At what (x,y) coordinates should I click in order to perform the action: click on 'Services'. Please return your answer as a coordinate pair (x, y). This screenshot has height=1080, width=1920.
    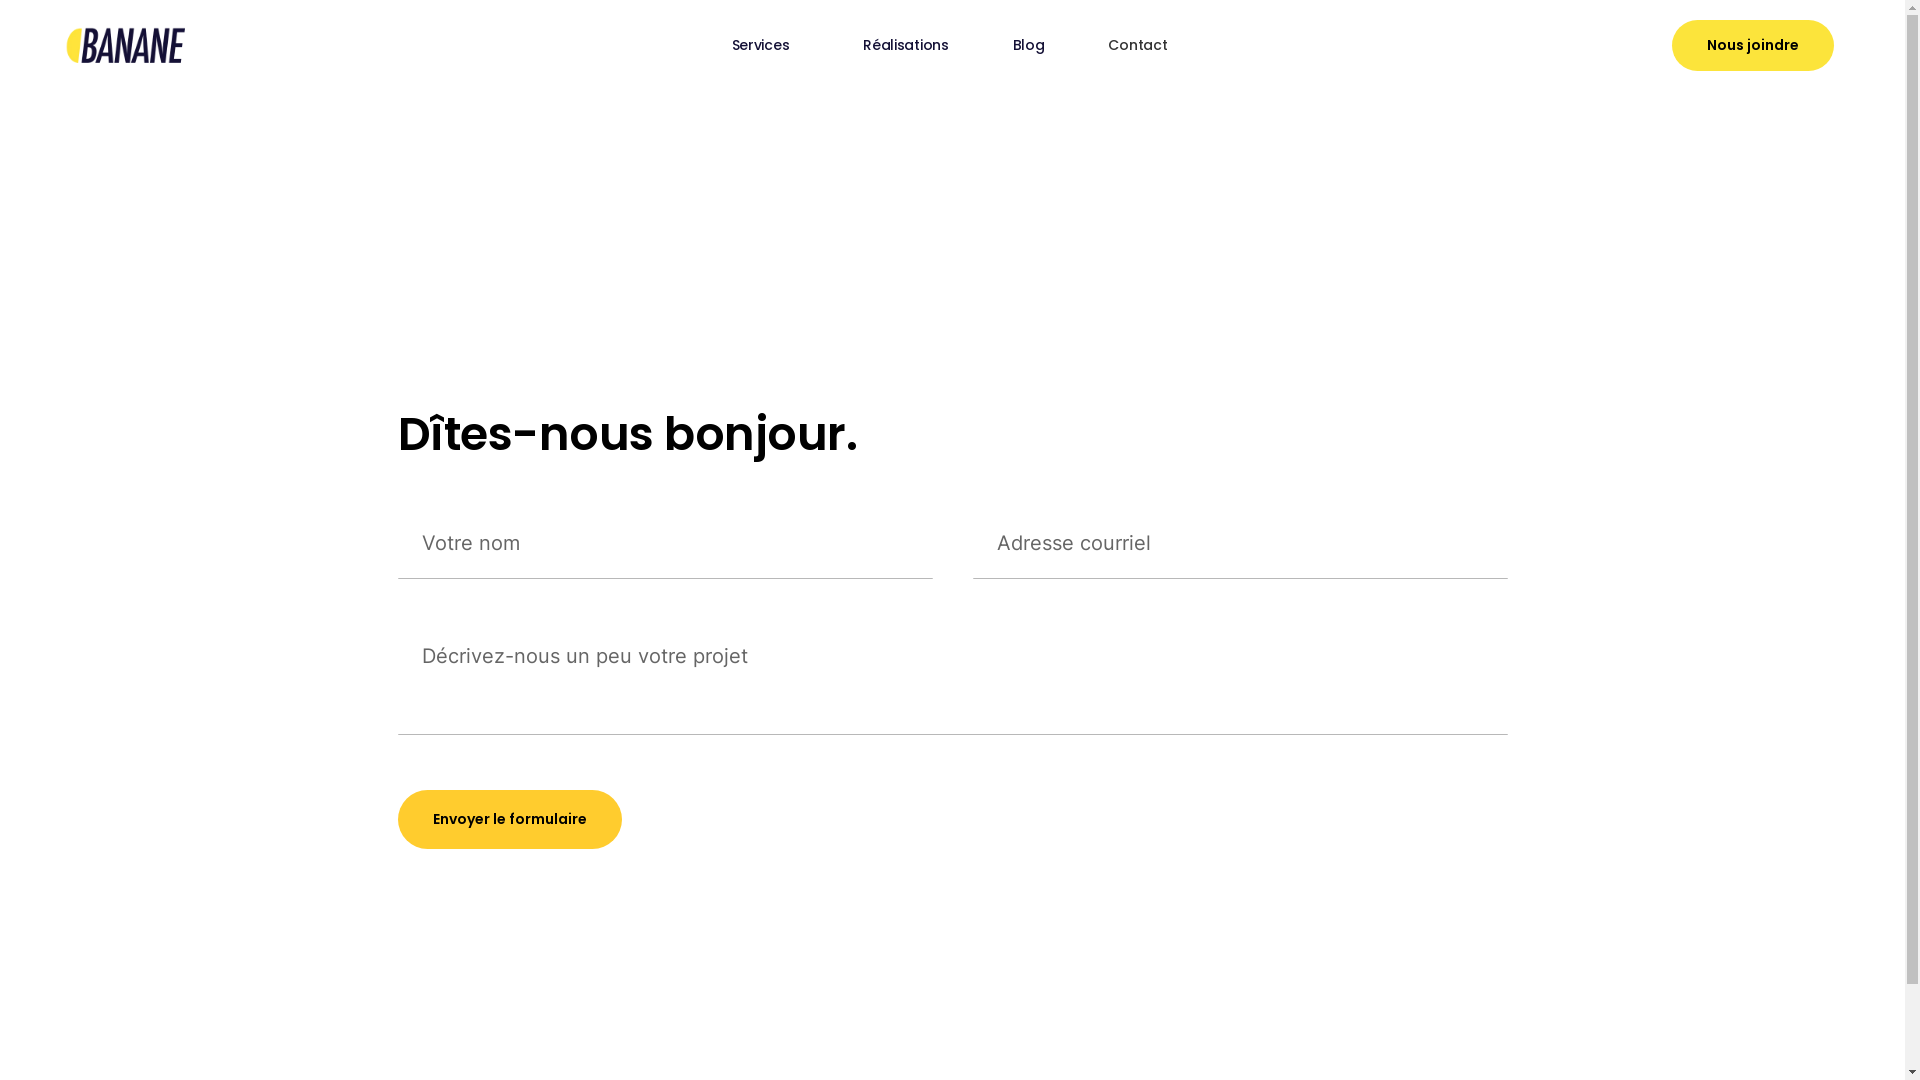
    Looking at the image, I should click on (700, 45).